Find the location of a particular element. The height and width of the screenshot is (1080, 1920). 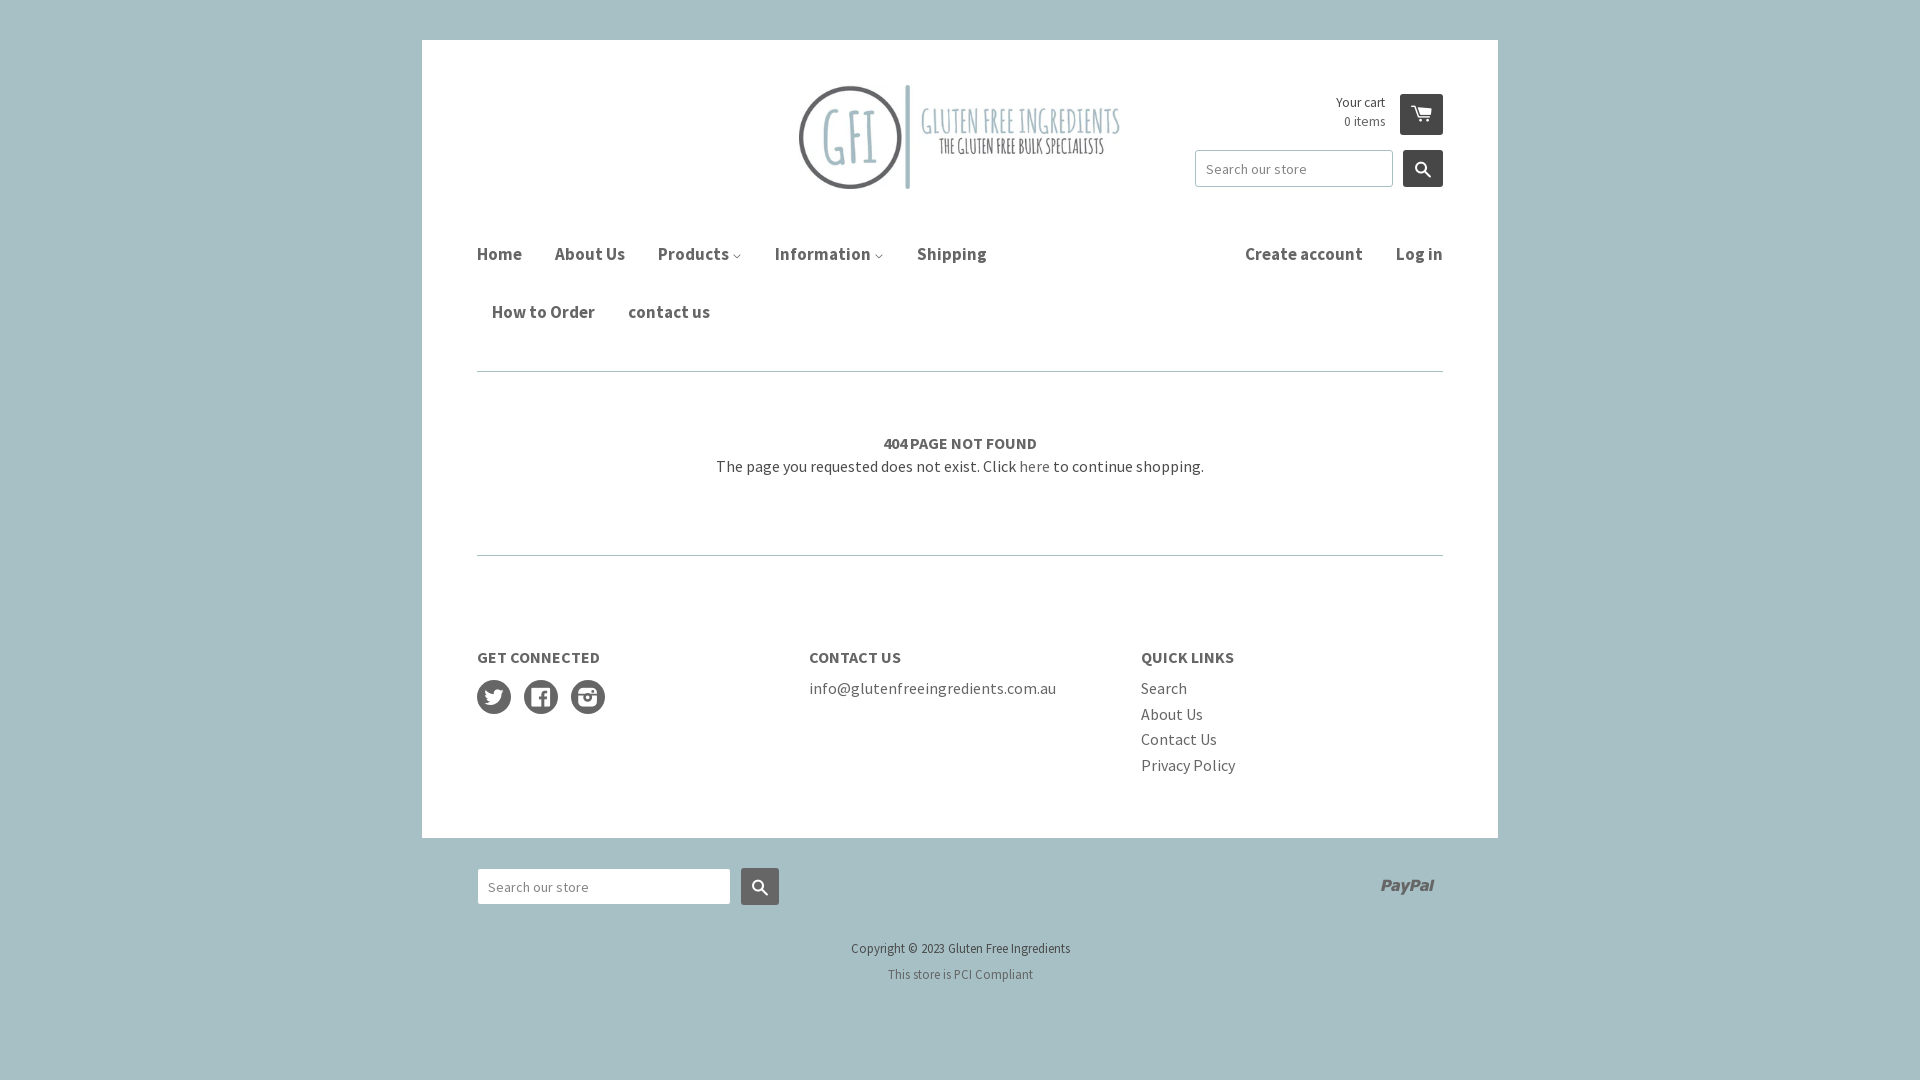

'About Us' is located at coordinates (1171, 712).